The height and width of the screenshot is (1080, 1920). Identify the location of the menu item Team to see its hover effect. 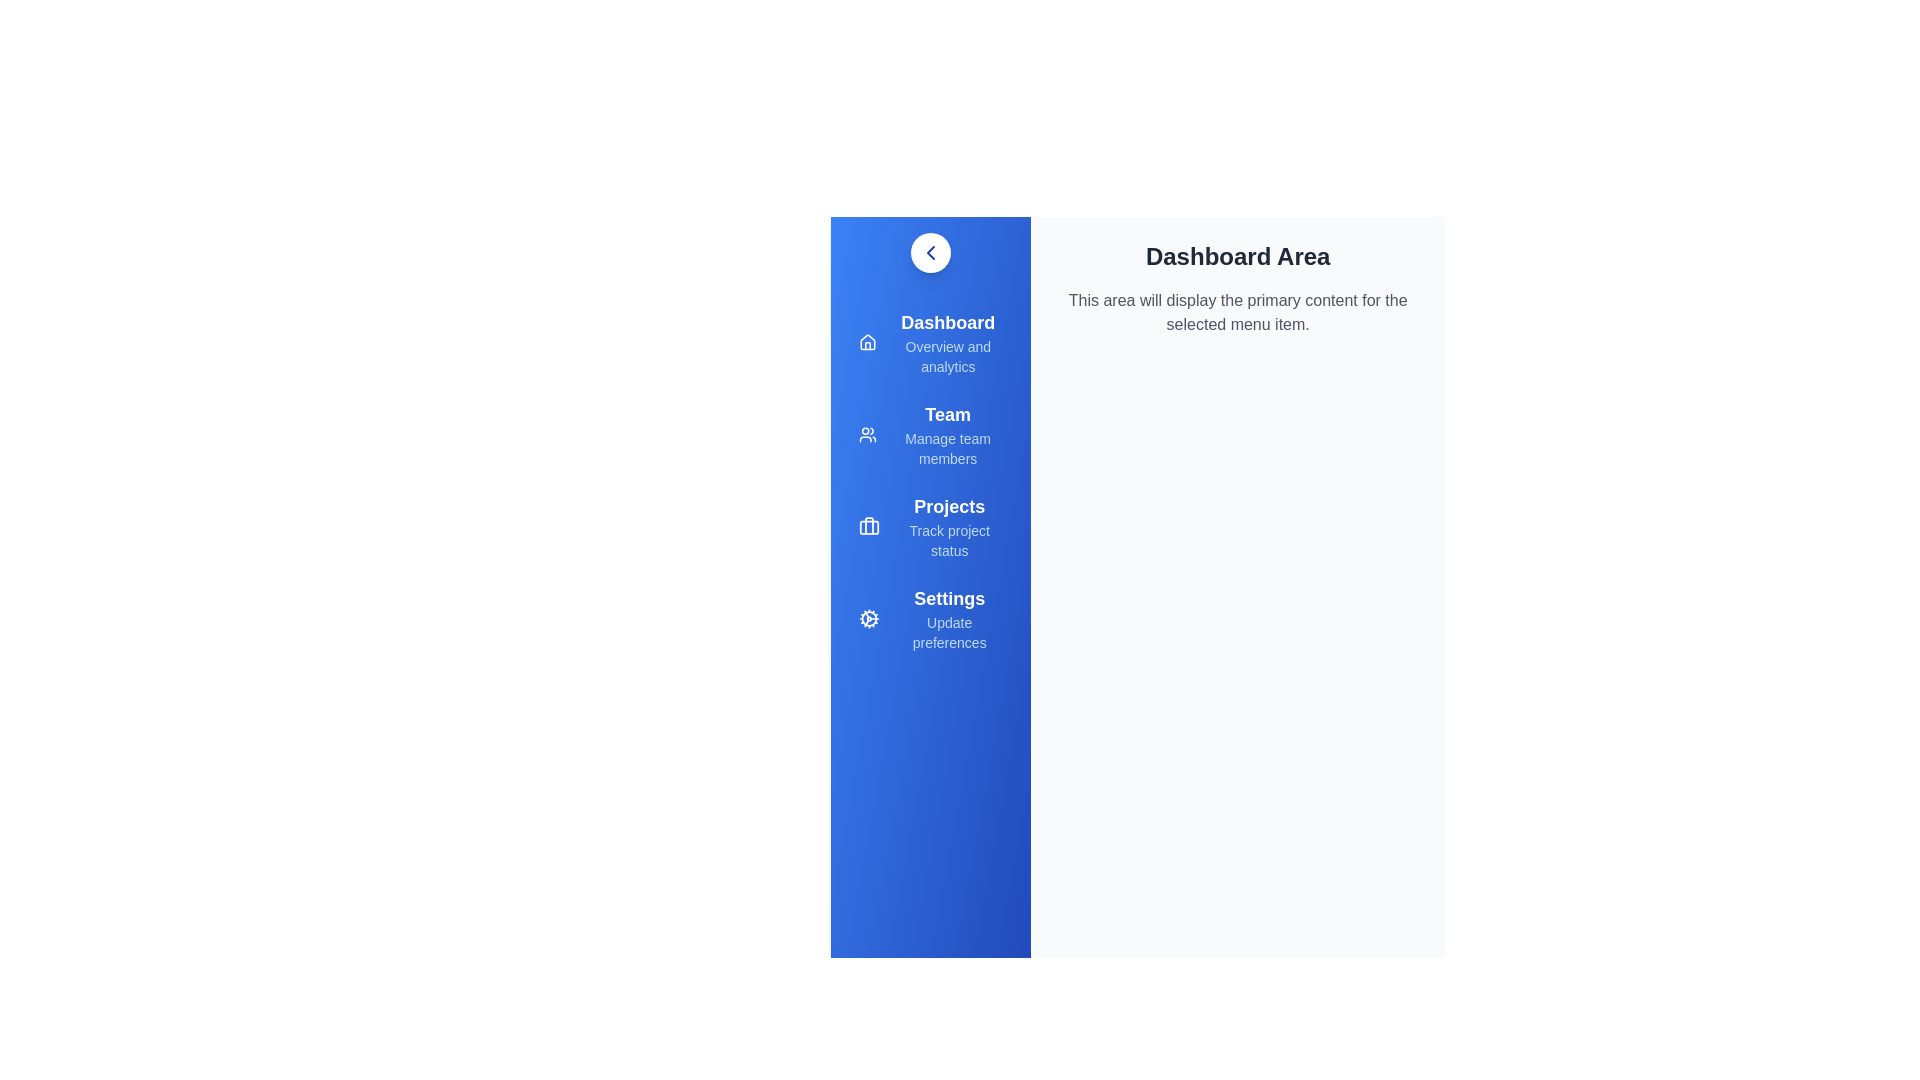
(930, 434).